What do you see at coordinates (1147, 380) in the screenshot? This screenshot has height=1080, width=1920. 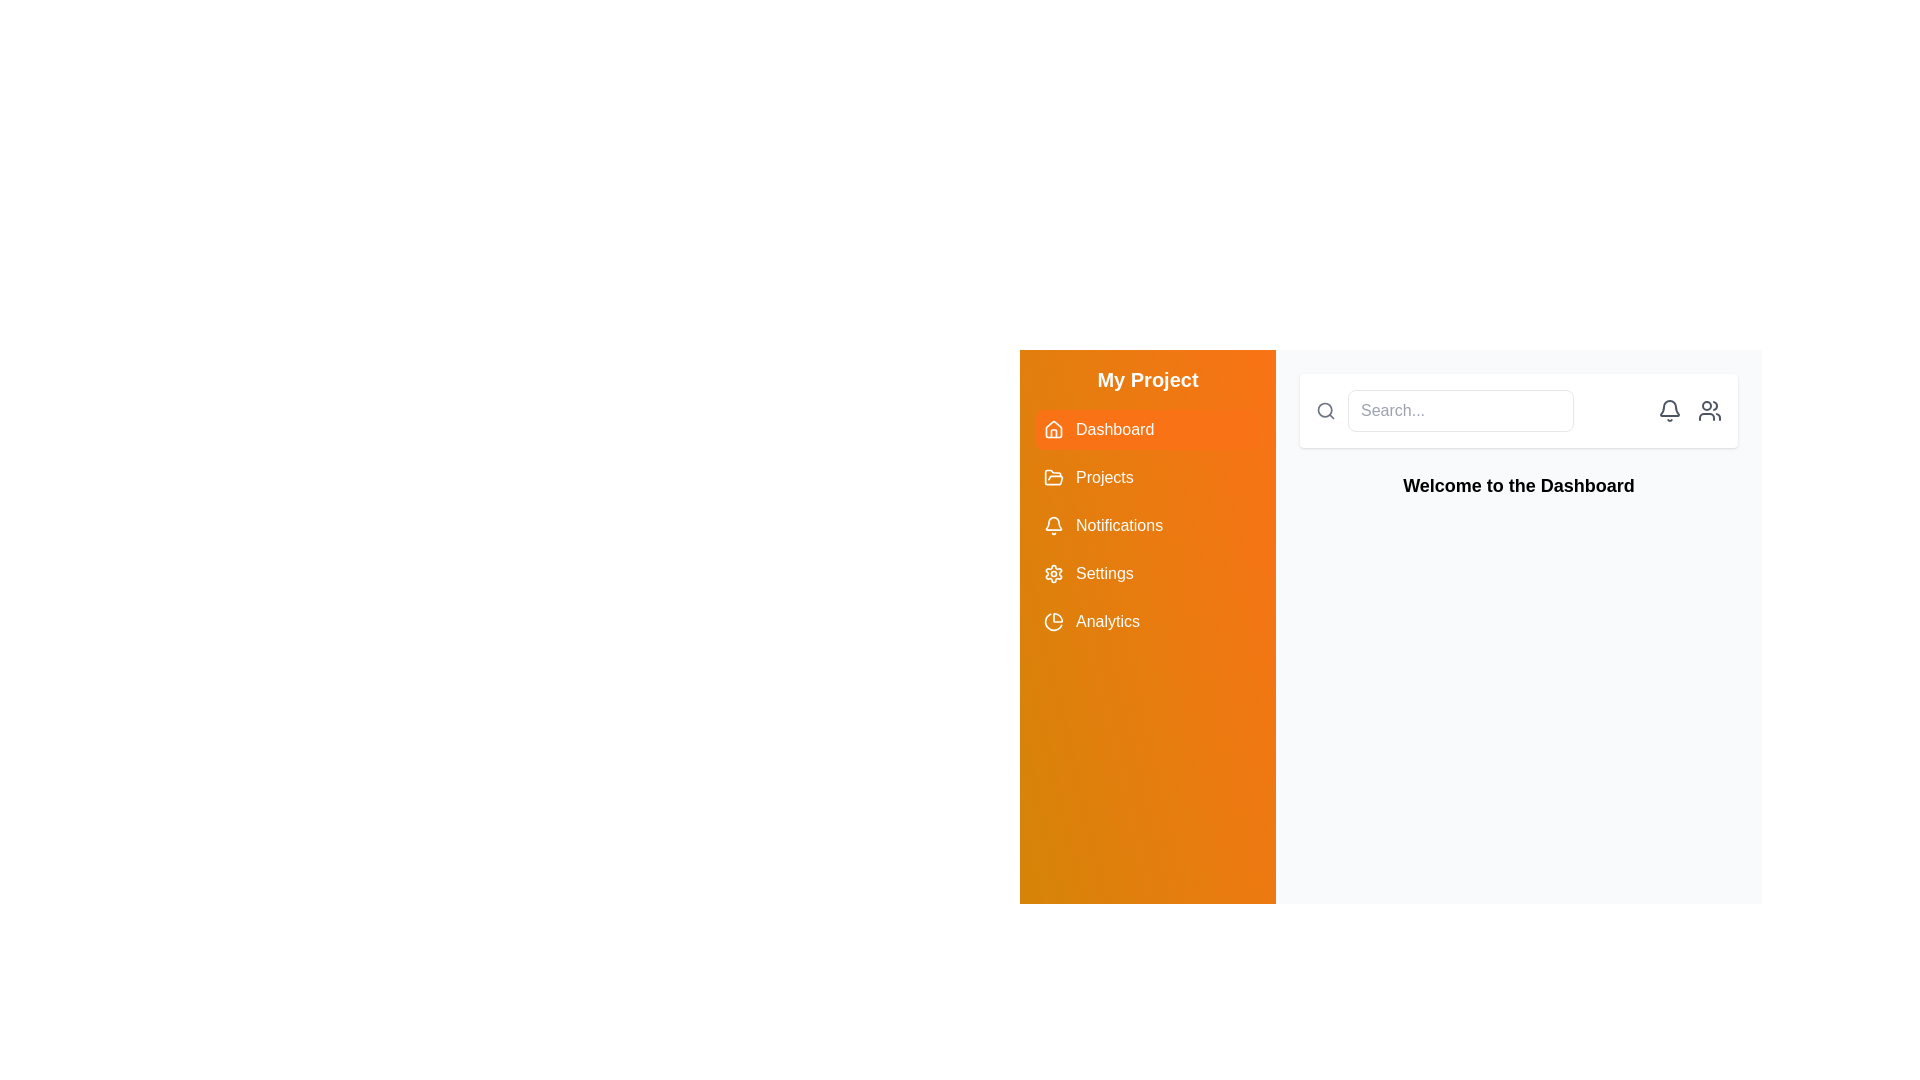 I see `the Static text header located at the top of the sidebar on the left-hand side, which indicates the current project or workspace name` at bounding box center [1147, 380].